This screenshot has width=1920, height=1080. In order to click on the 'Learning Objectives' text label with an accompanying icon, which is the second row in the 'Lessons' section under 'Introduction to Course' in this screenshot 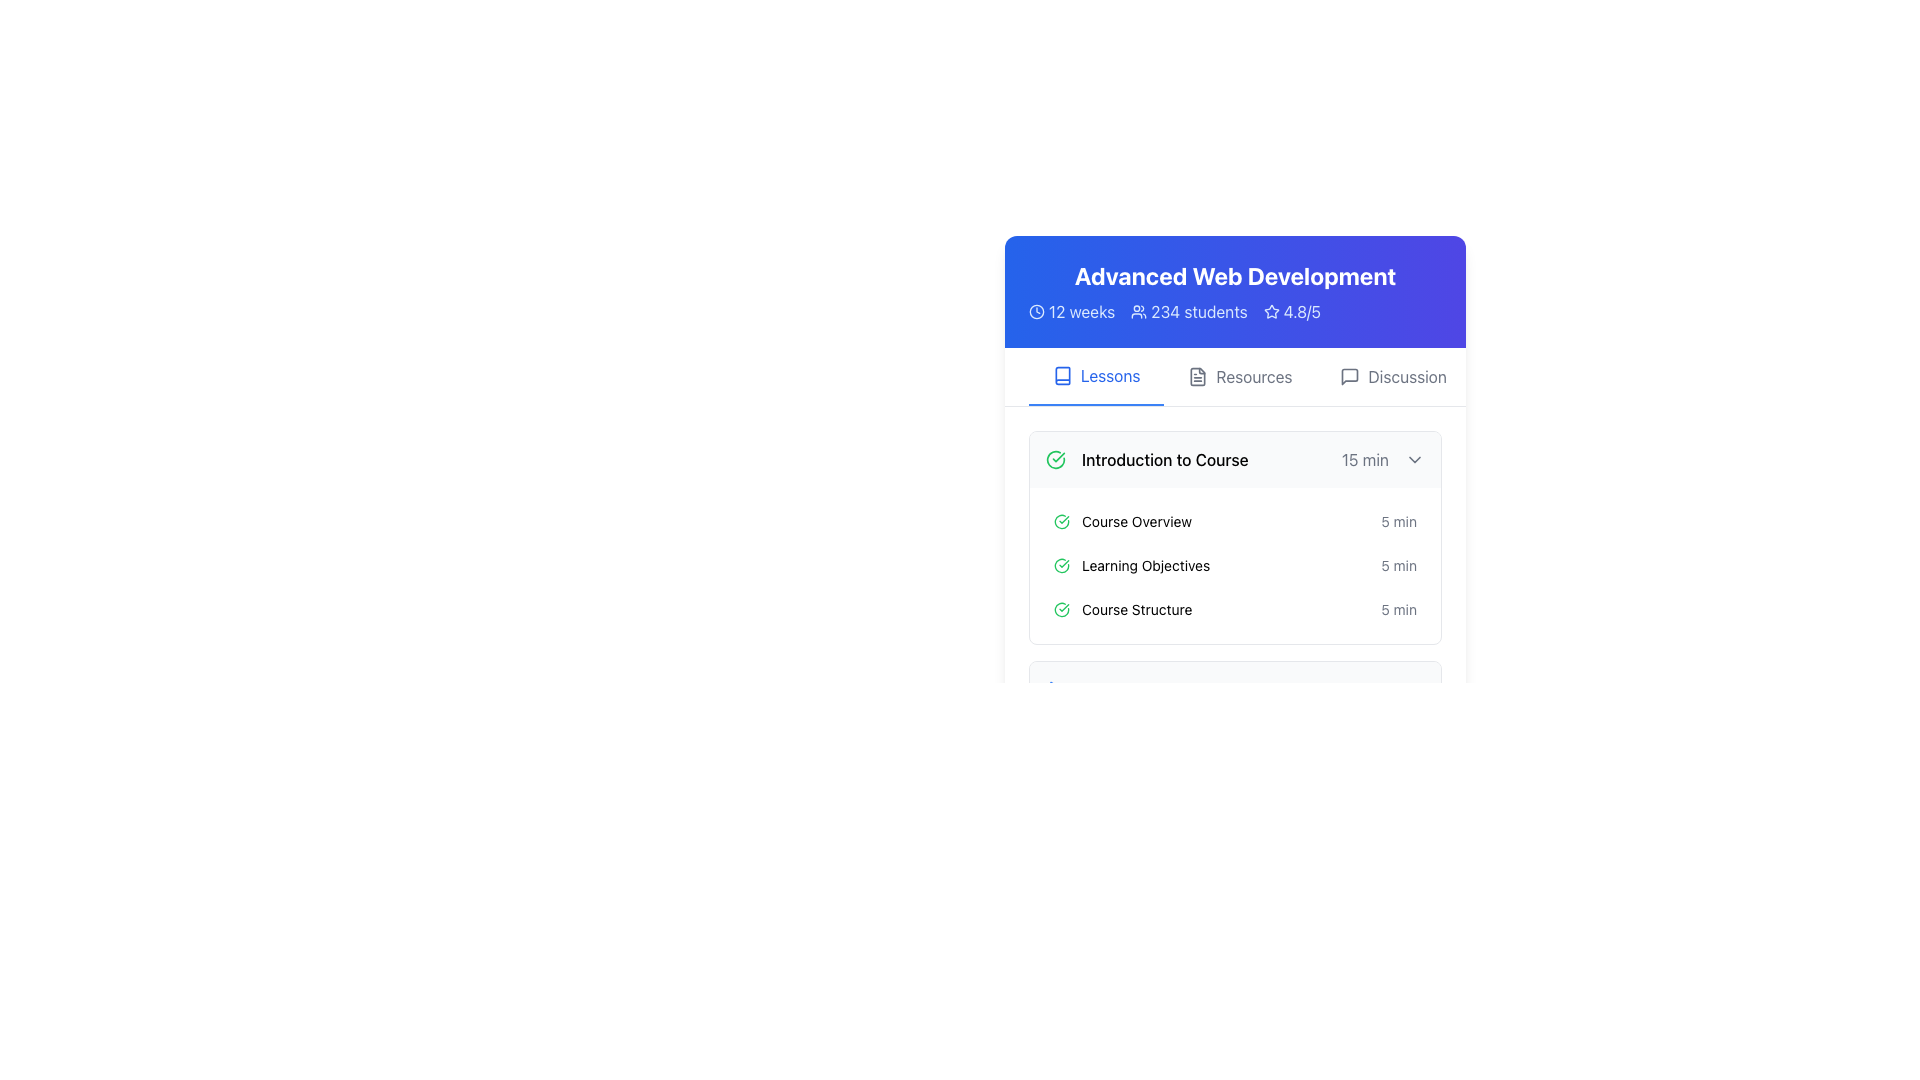, I will do `click(1132, 566)`.